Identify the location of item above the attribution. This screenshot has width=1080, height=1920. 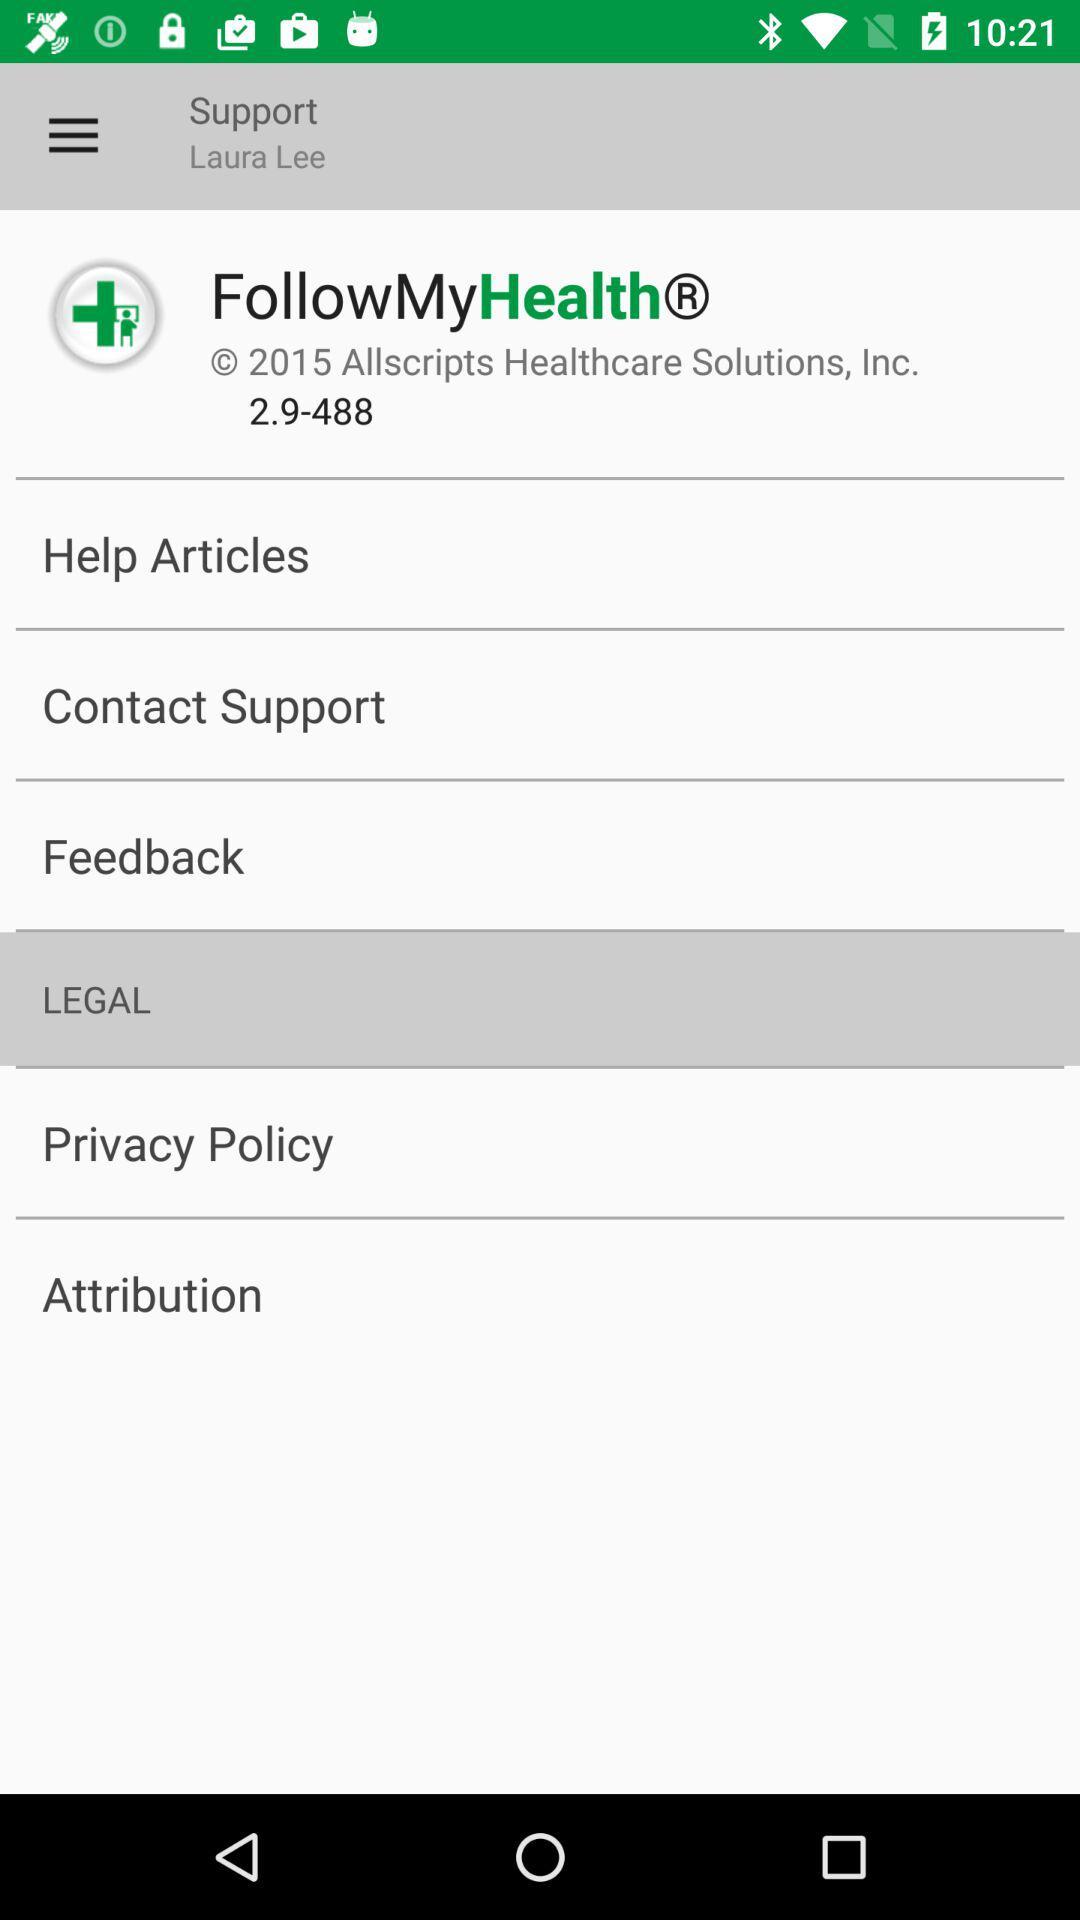
(540, 1142).